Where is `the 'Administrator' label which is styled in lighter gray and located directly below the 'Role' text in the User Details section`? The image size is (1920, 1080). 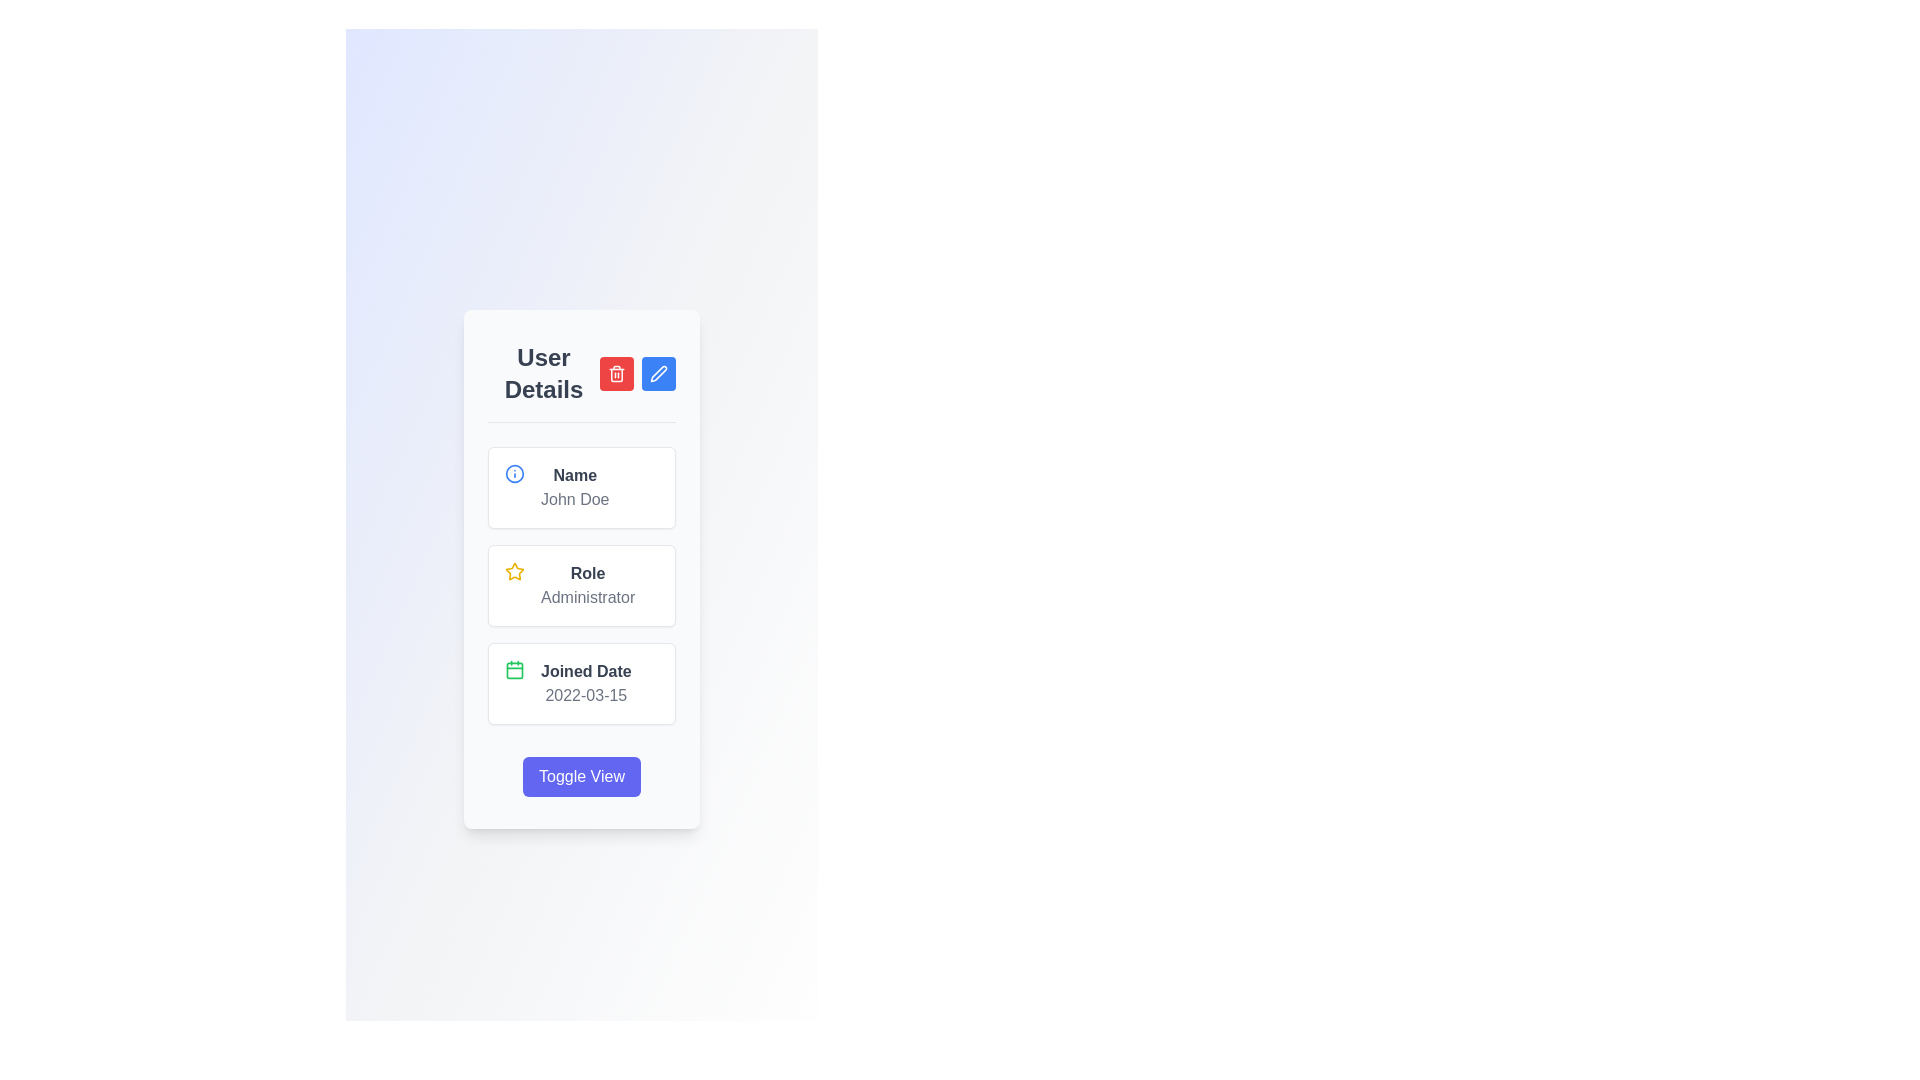 the 'Administrator' label which is styled in lighter gray and located directly below the 'Role' text in the User Details section is located at coordinates (587, 596).